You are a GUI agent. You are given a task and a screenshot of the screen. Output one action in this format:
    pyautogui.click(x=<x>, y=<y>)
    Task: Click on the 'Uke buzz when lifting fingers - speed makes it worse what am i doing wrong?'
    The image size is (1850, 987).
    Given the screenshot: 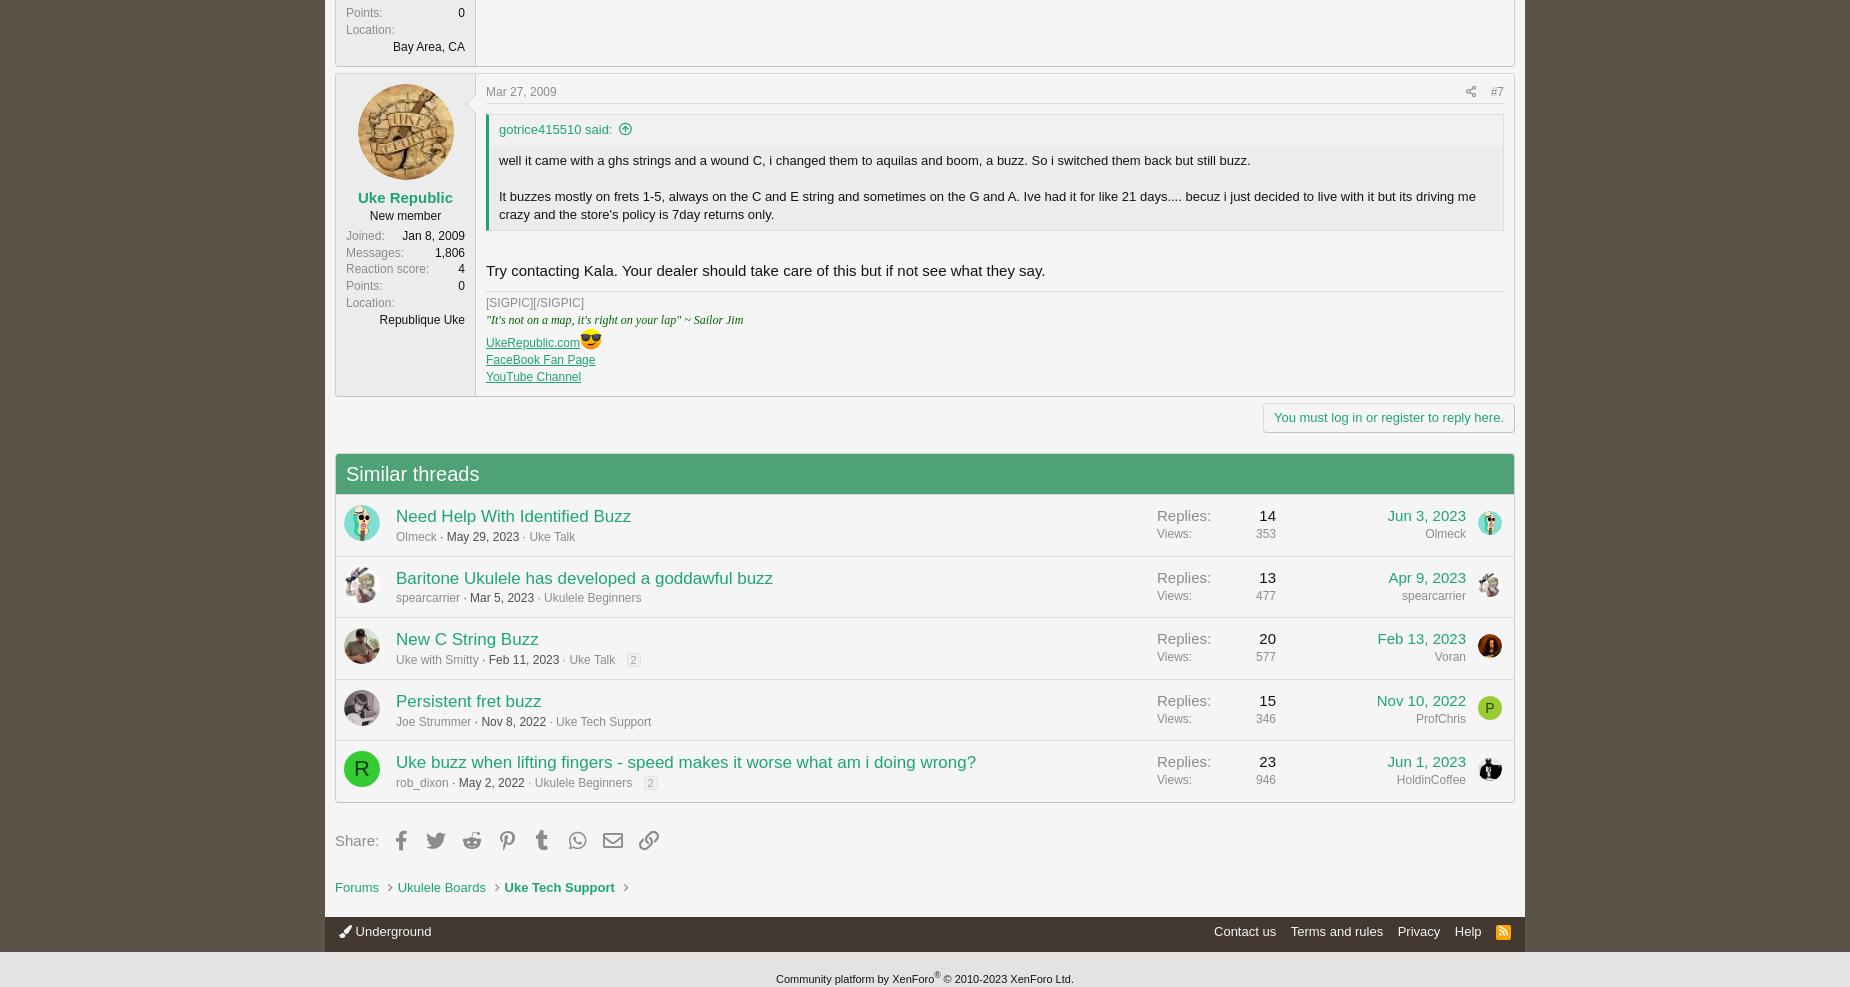 What is the action you would take?
    pyautogui.click(x=685, y=761)
    